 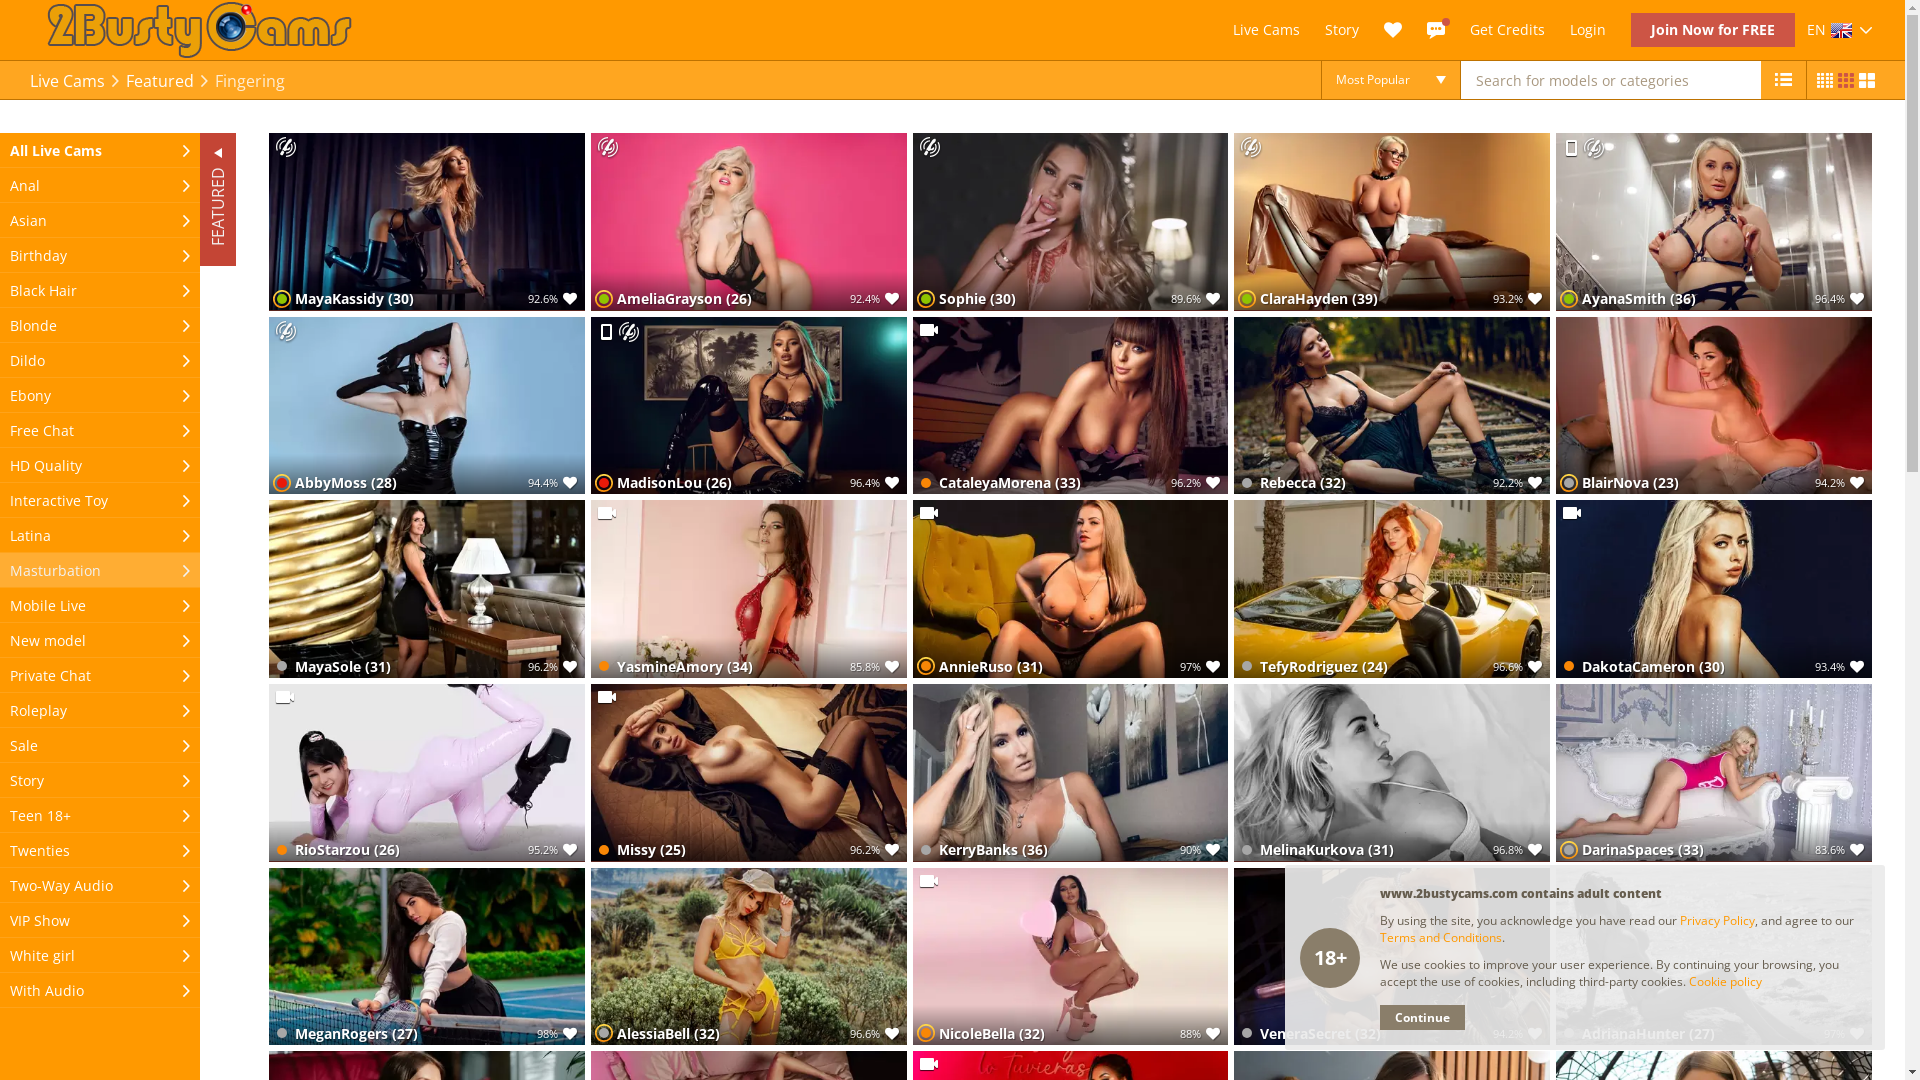 What do you see at coordinates (1507, 29) in the screenshot?
I see `'Get Credits'` at bounding box center [1507, 29].